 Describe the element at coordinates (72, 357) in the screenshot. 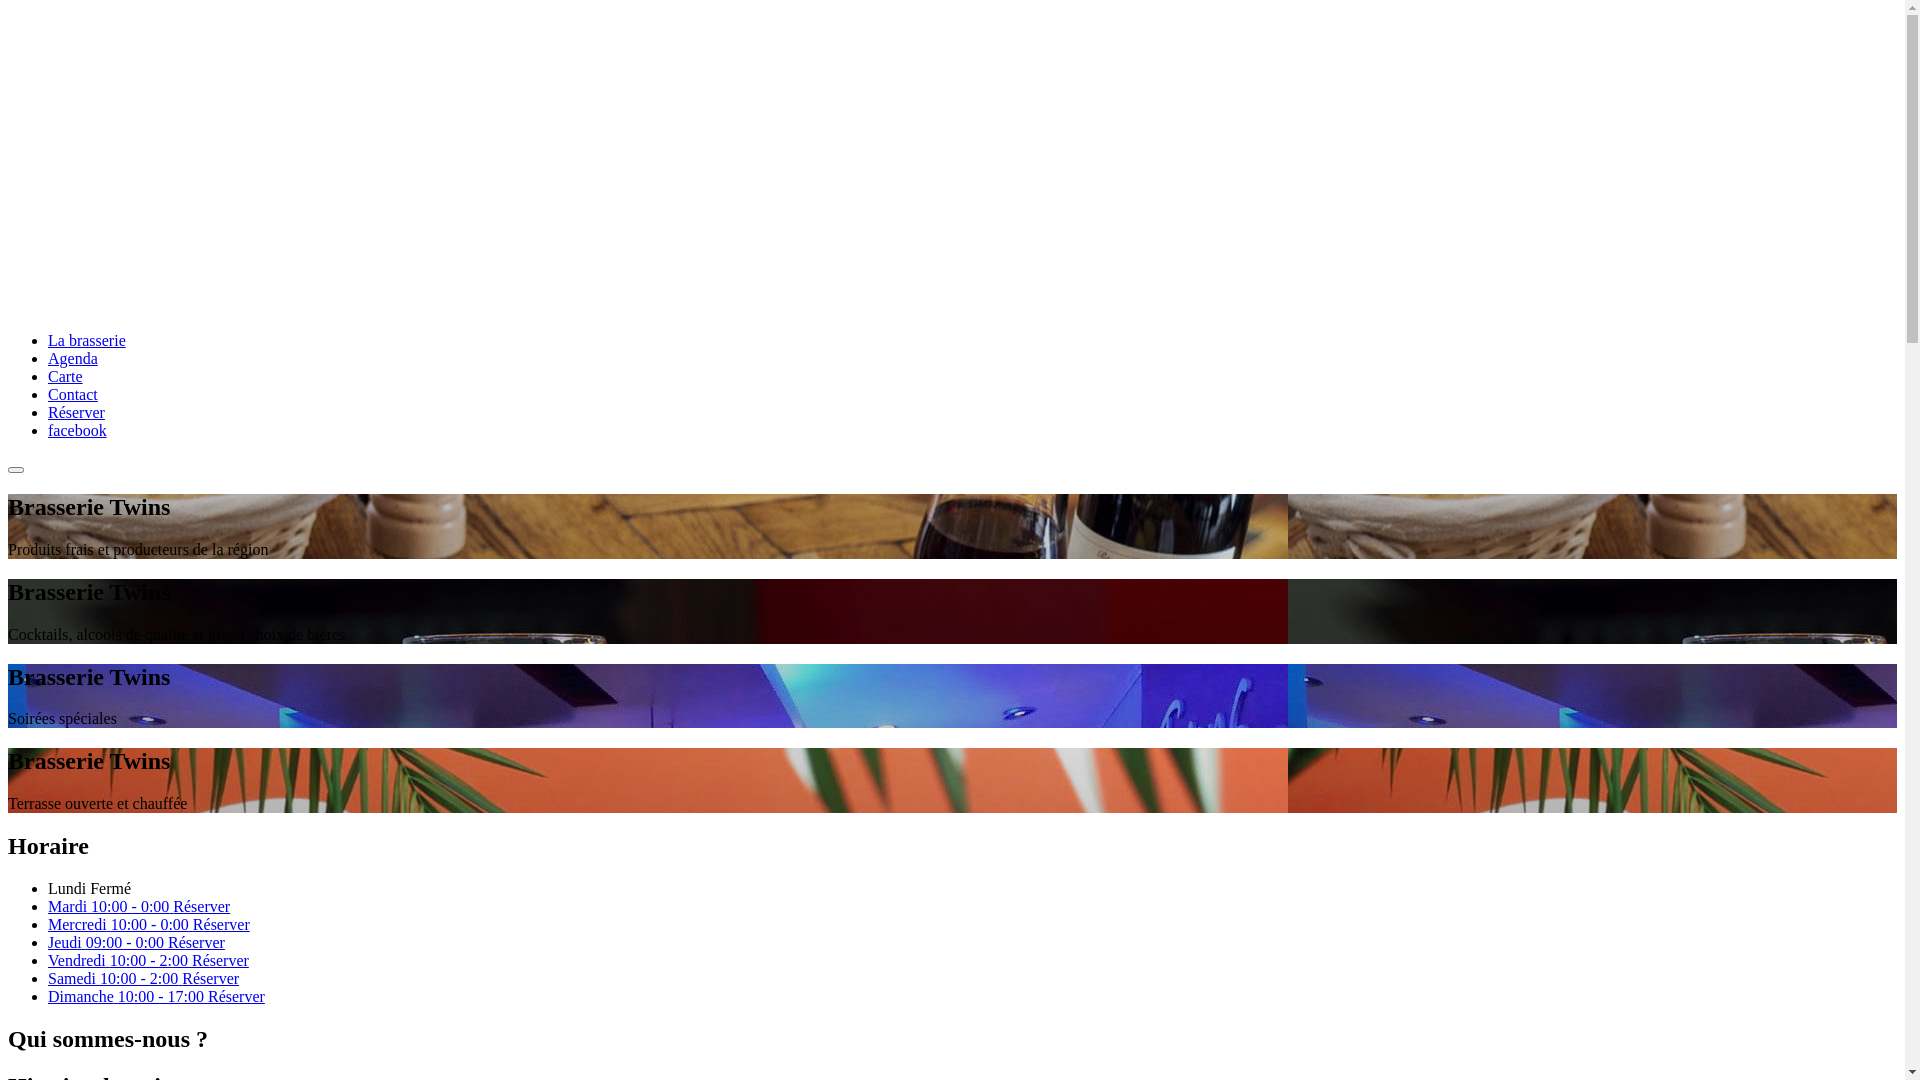

I see `'Agenda'` at that location.